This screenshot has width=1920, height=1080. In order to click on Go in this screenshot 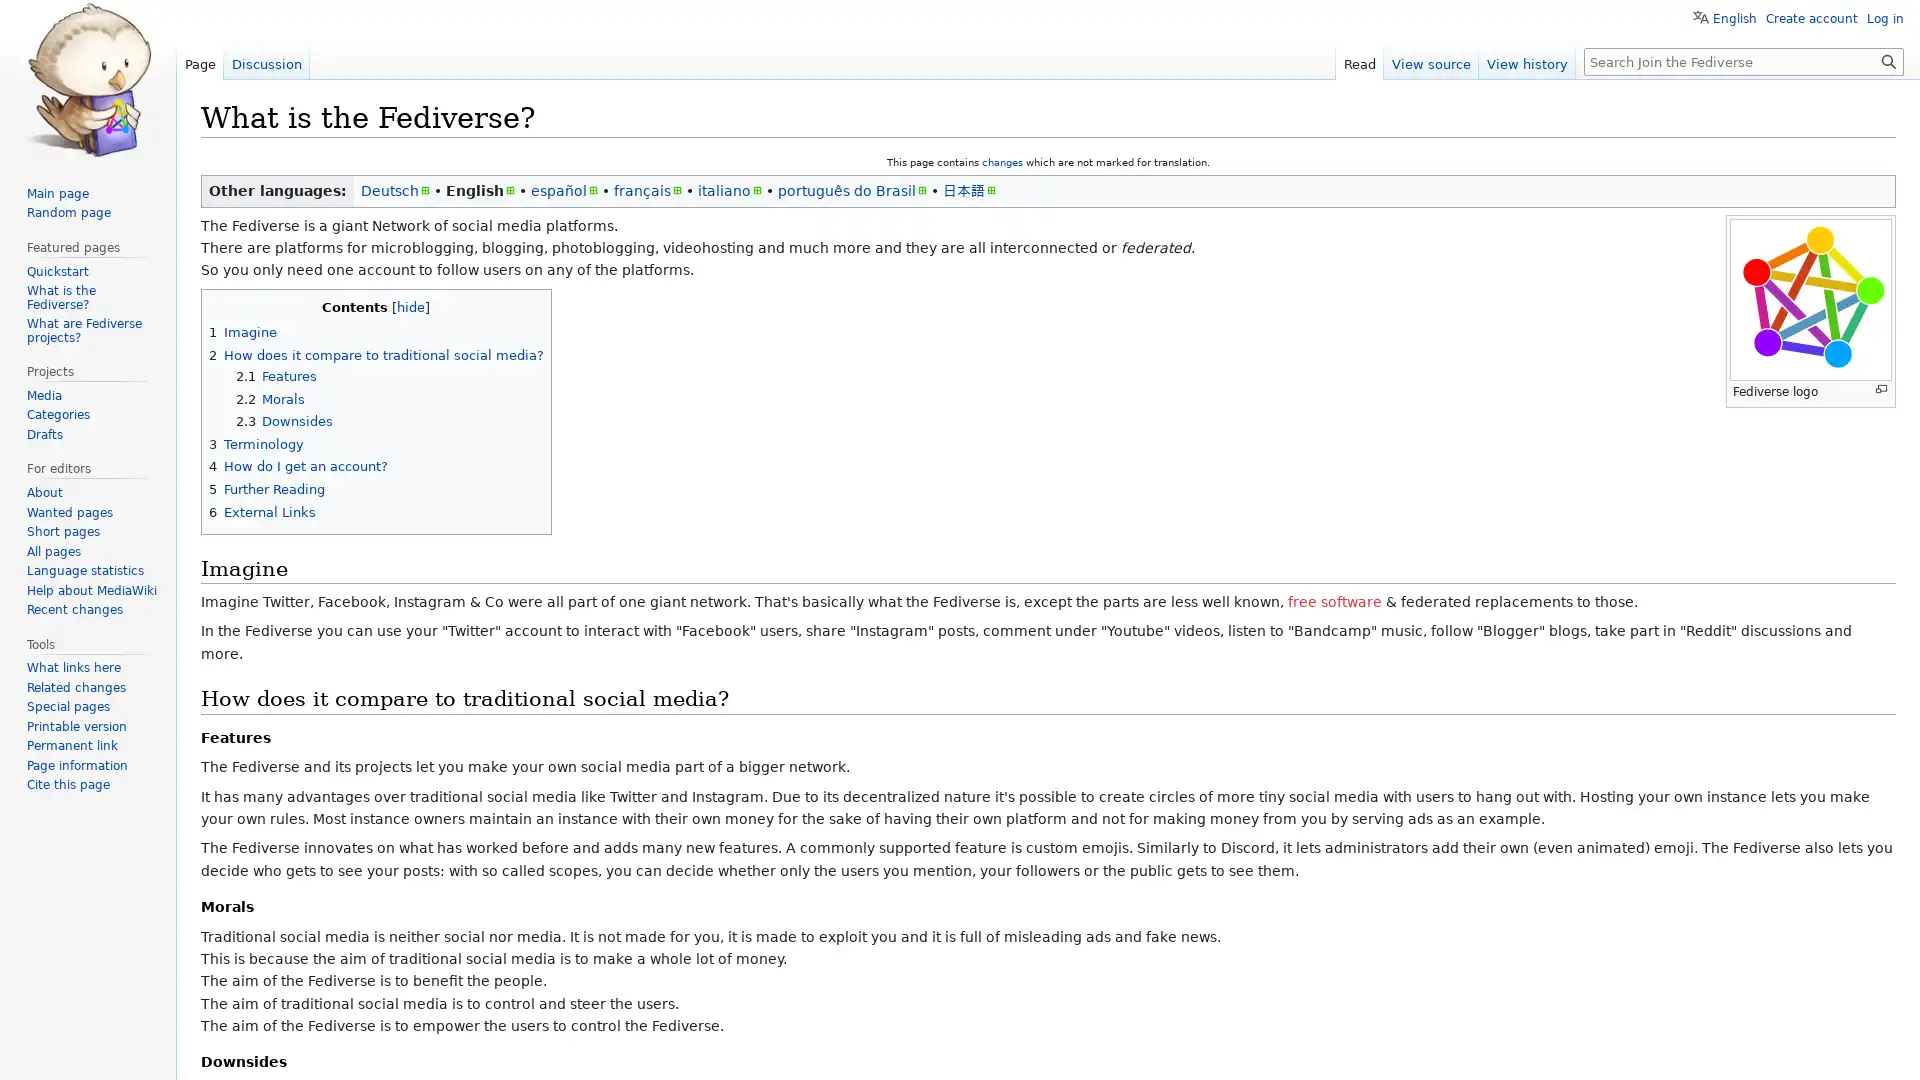, I will do `click(1888, 60)`.